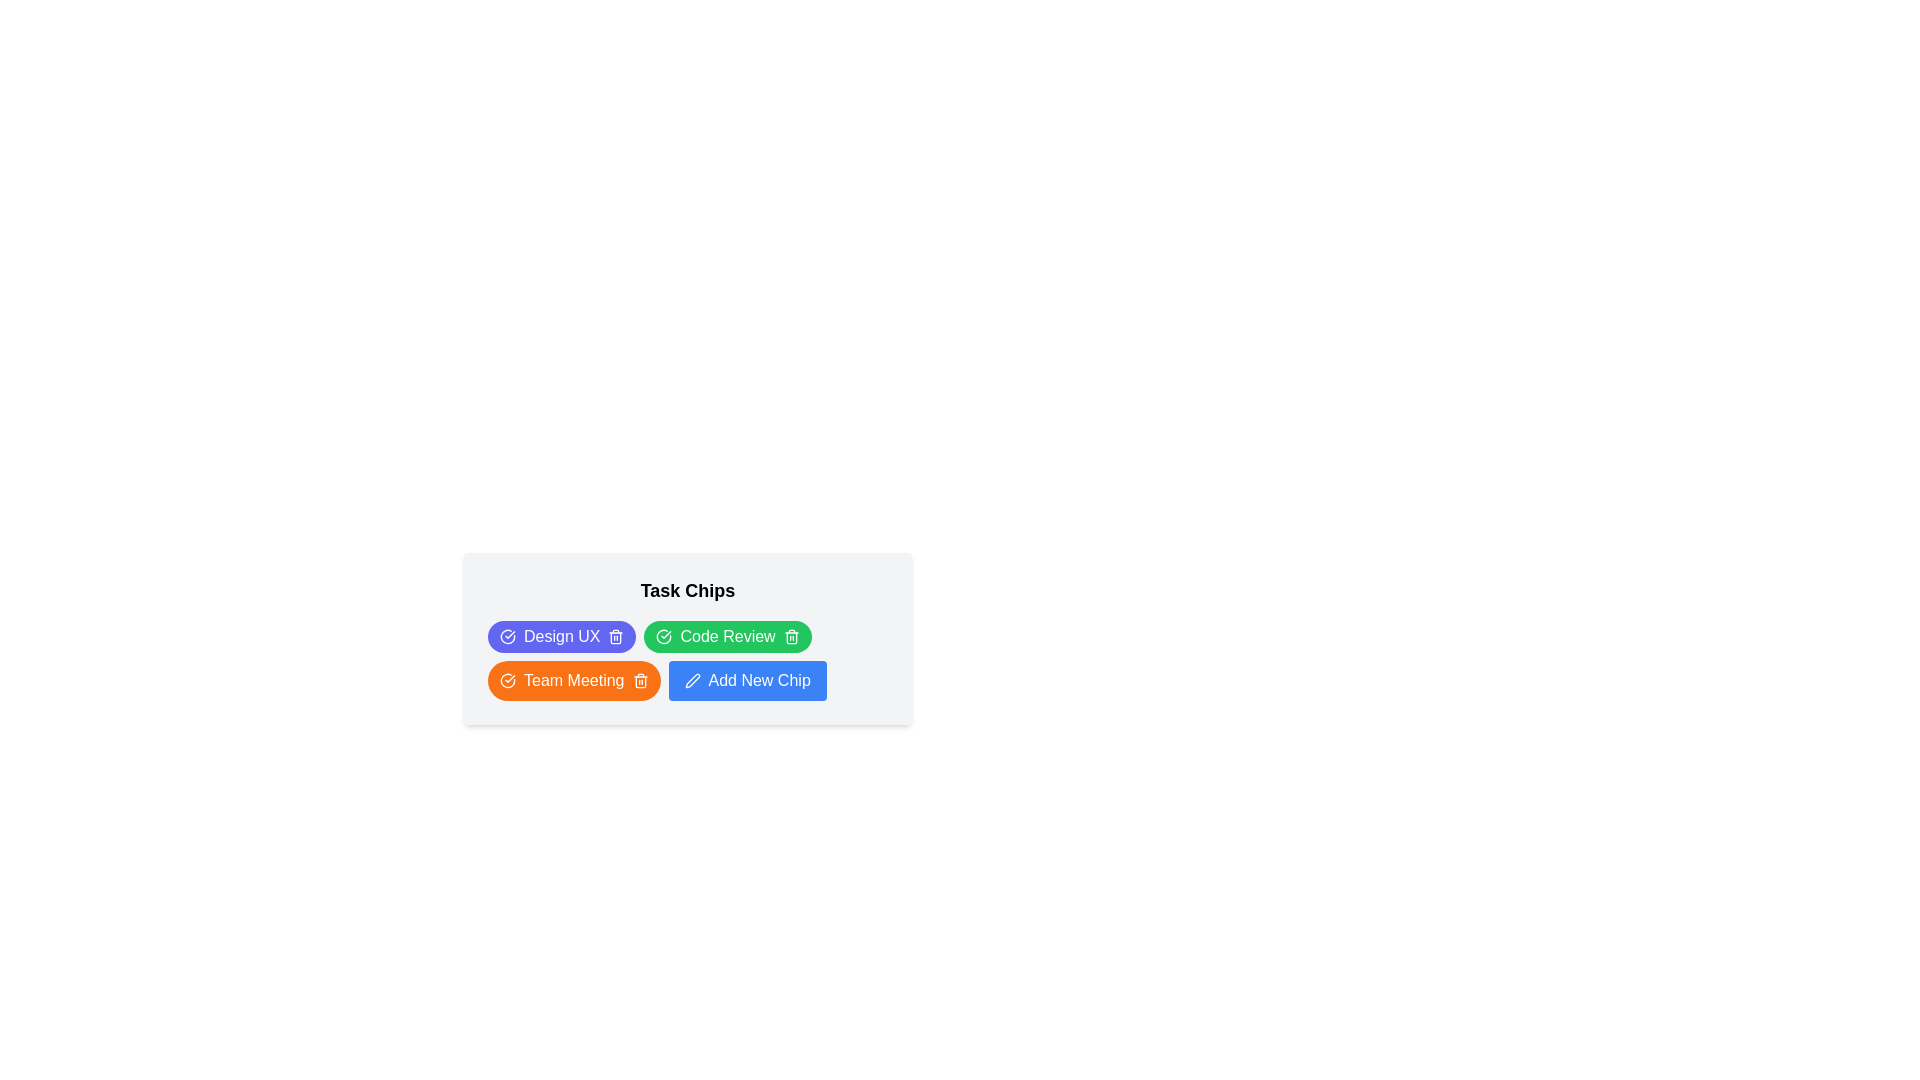 Image resolution: width=1920 pixels, height=1080 pixels. I want to click on the 'Code Review' chip, which is the second item in the row of chips, positioned between the 'Design UX' chip and the 'Team Meeting' chip, so click(727, 636).